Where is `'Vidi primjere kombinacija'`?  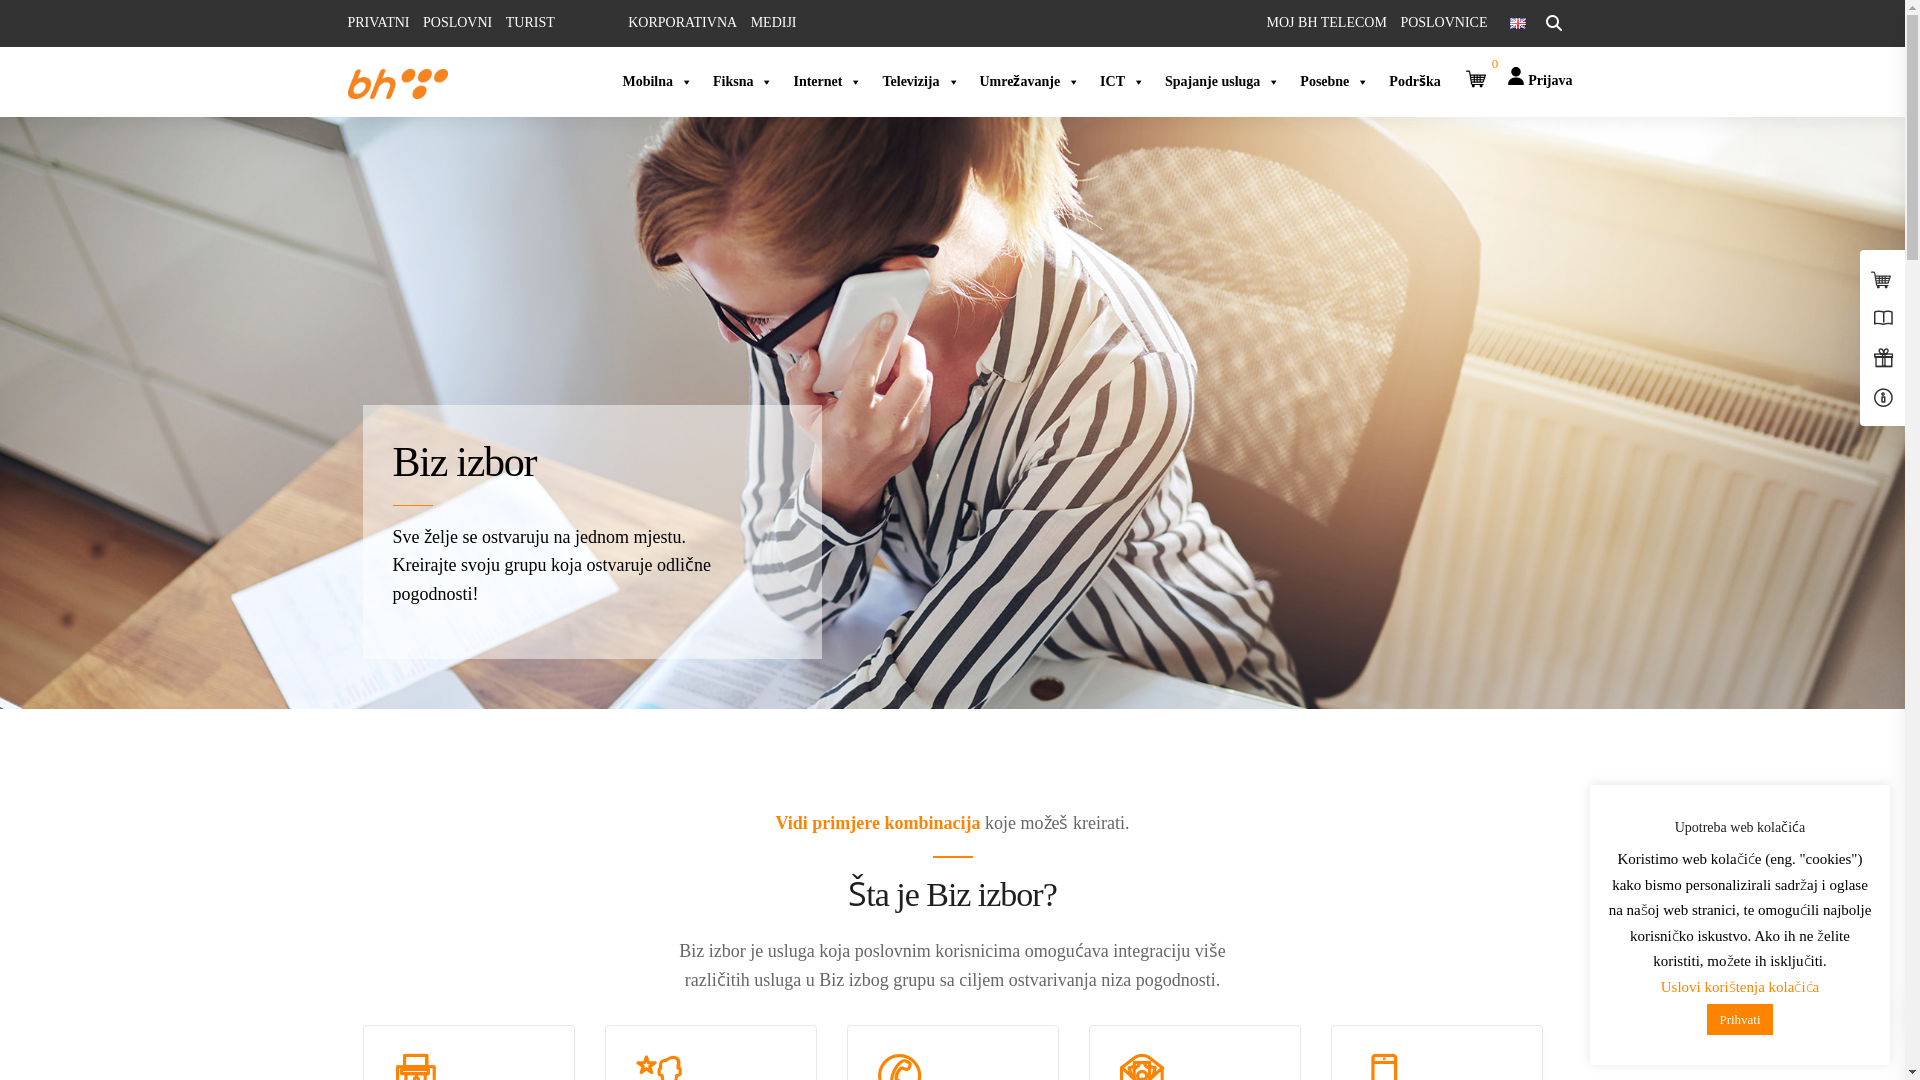
'Vidi primjere kombinacija' is located at coordinates (878, 822).